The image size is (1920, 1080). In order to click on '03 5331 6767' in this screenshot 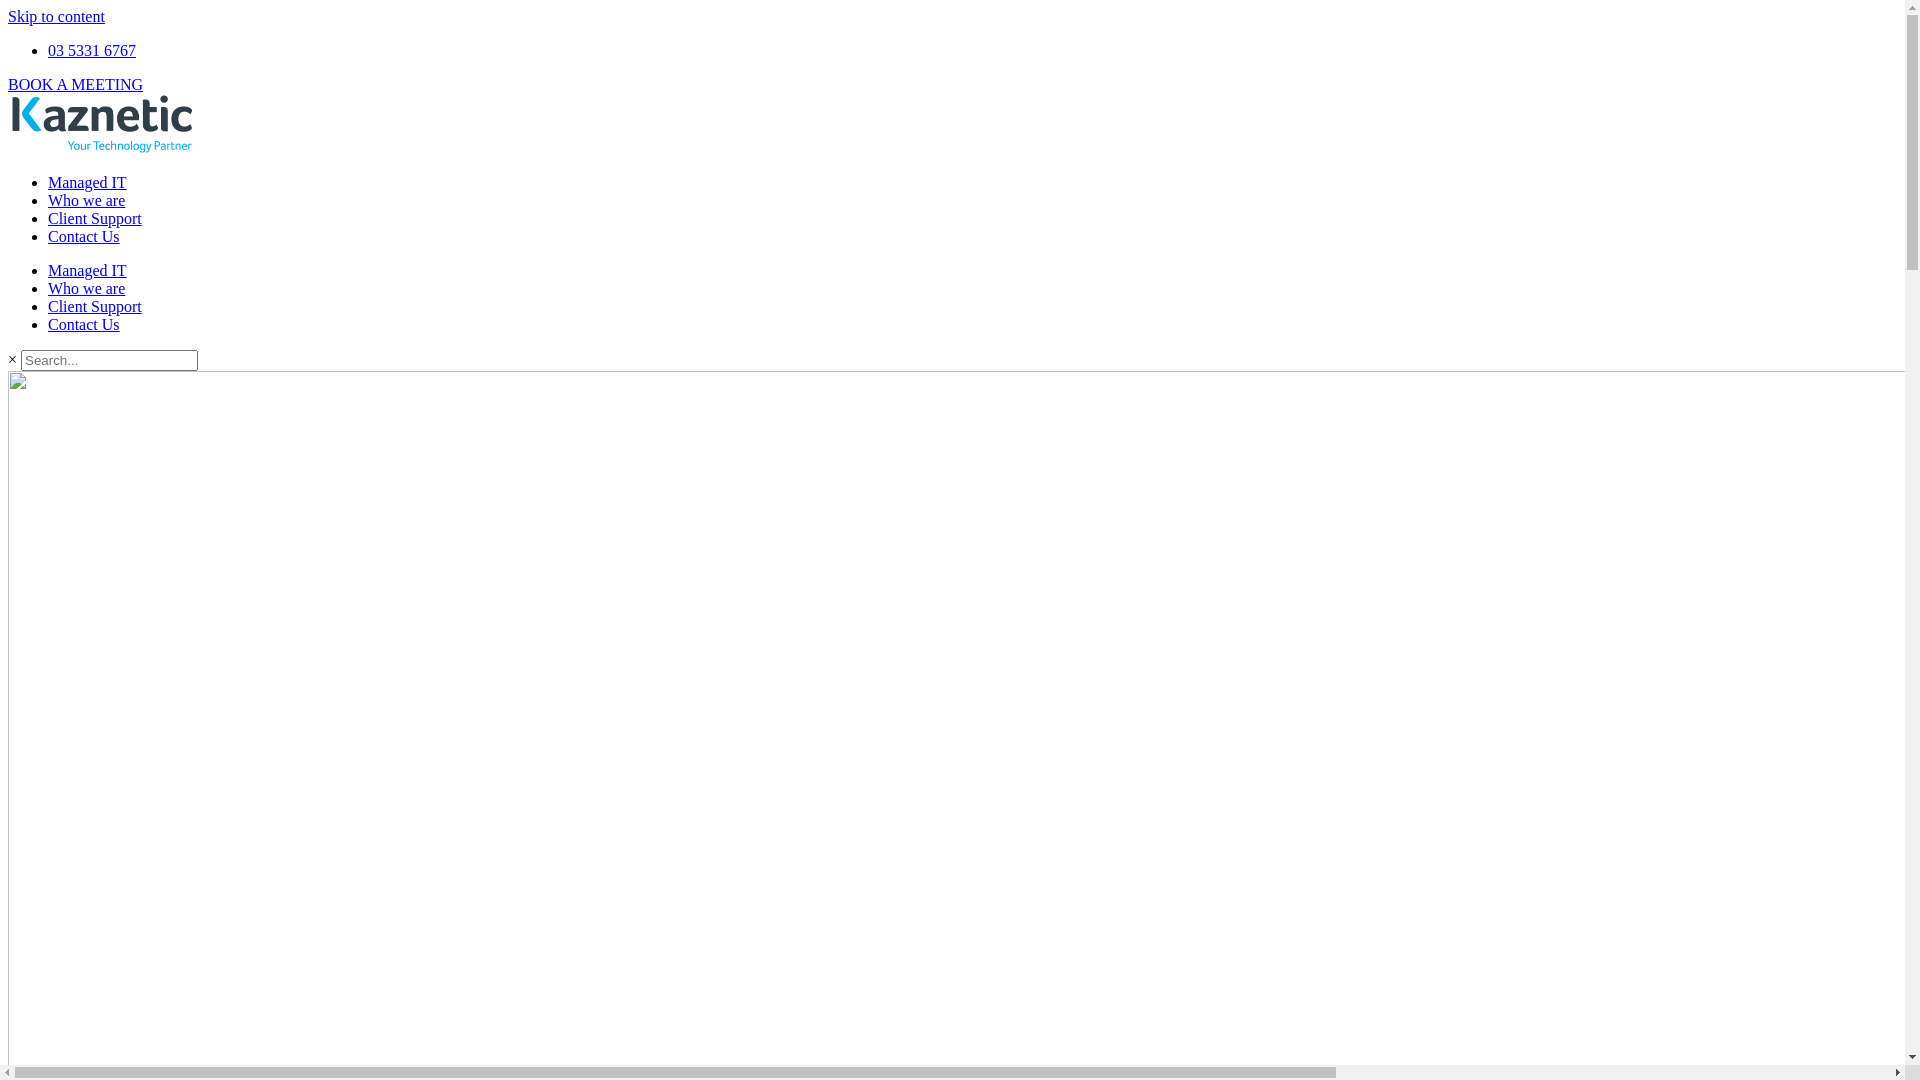, I will do `click(48, 49)`.